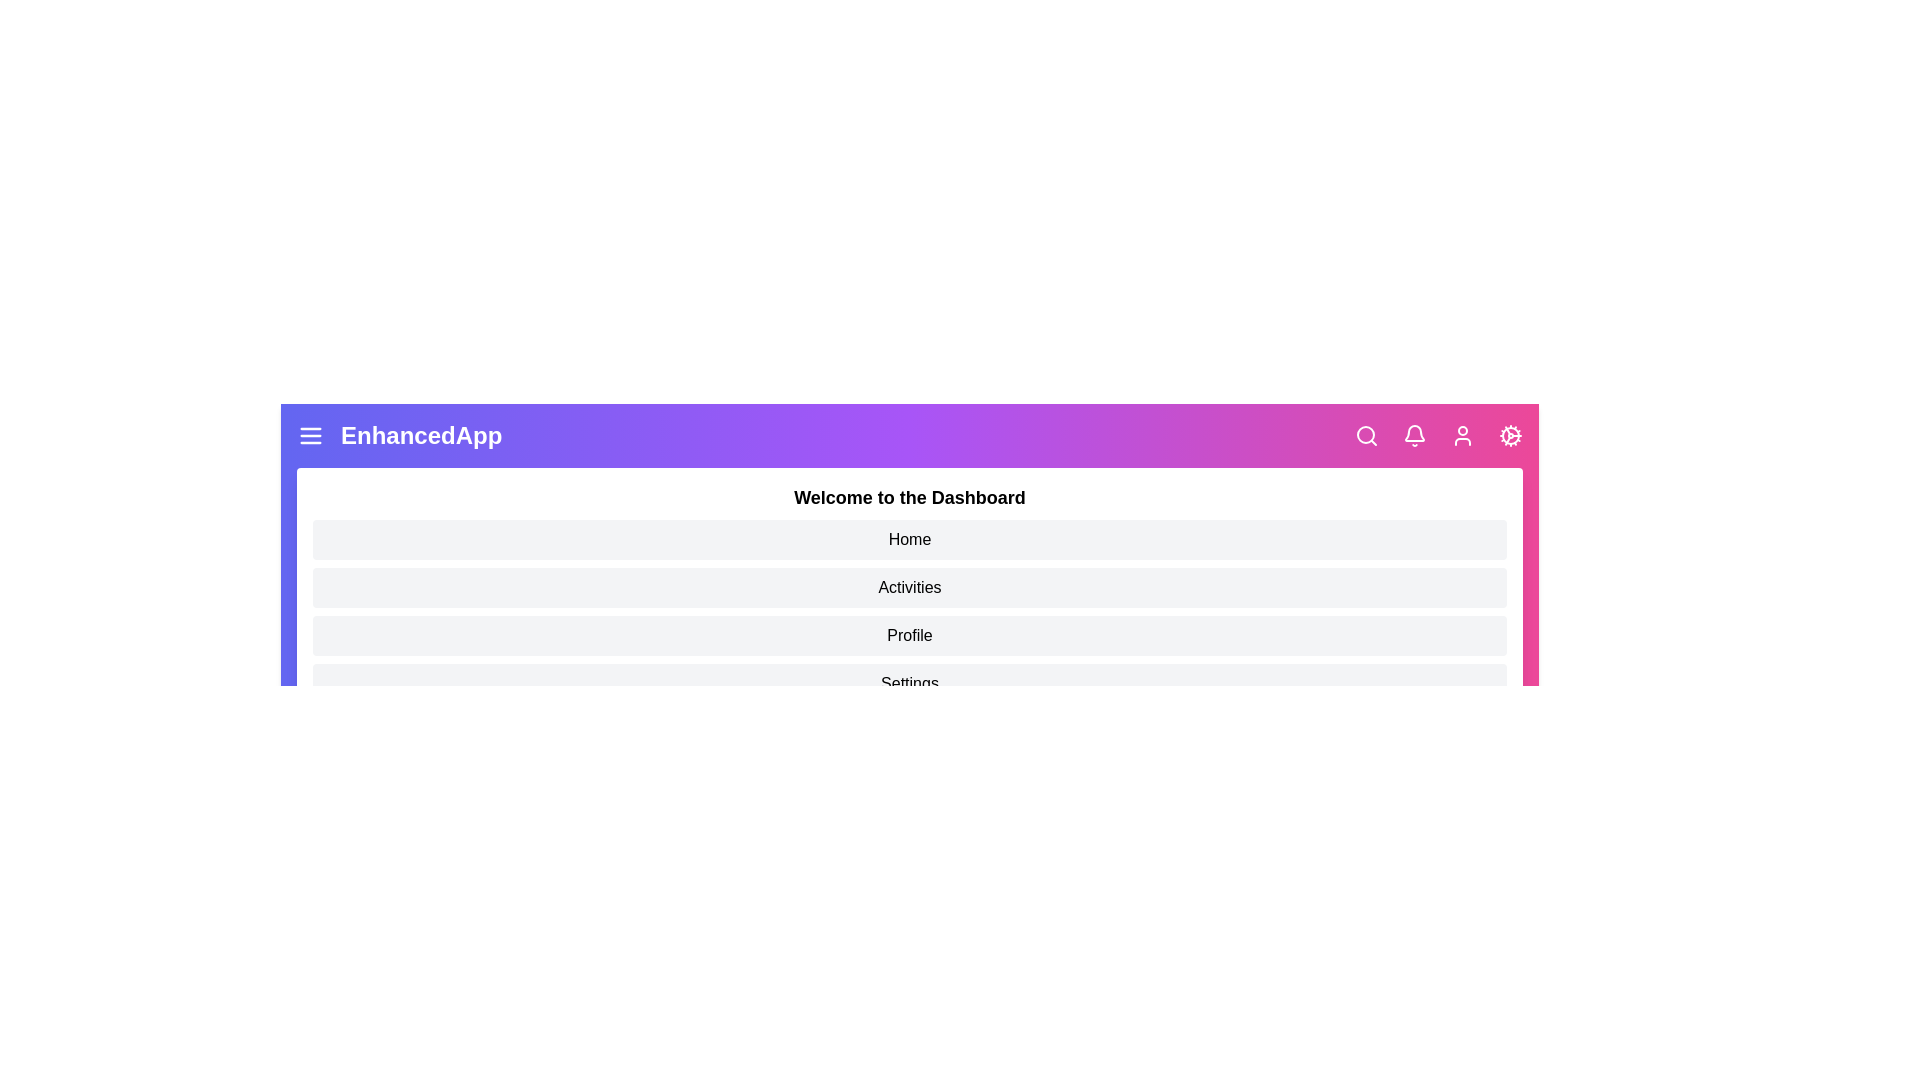 Image resolution: width=1920 pixels, height=1080 pixels. What do you see at coordinates (909, 682) in the screenshot?
I see `the dashboard item labeled Settings` at bounding box center [909, 682].